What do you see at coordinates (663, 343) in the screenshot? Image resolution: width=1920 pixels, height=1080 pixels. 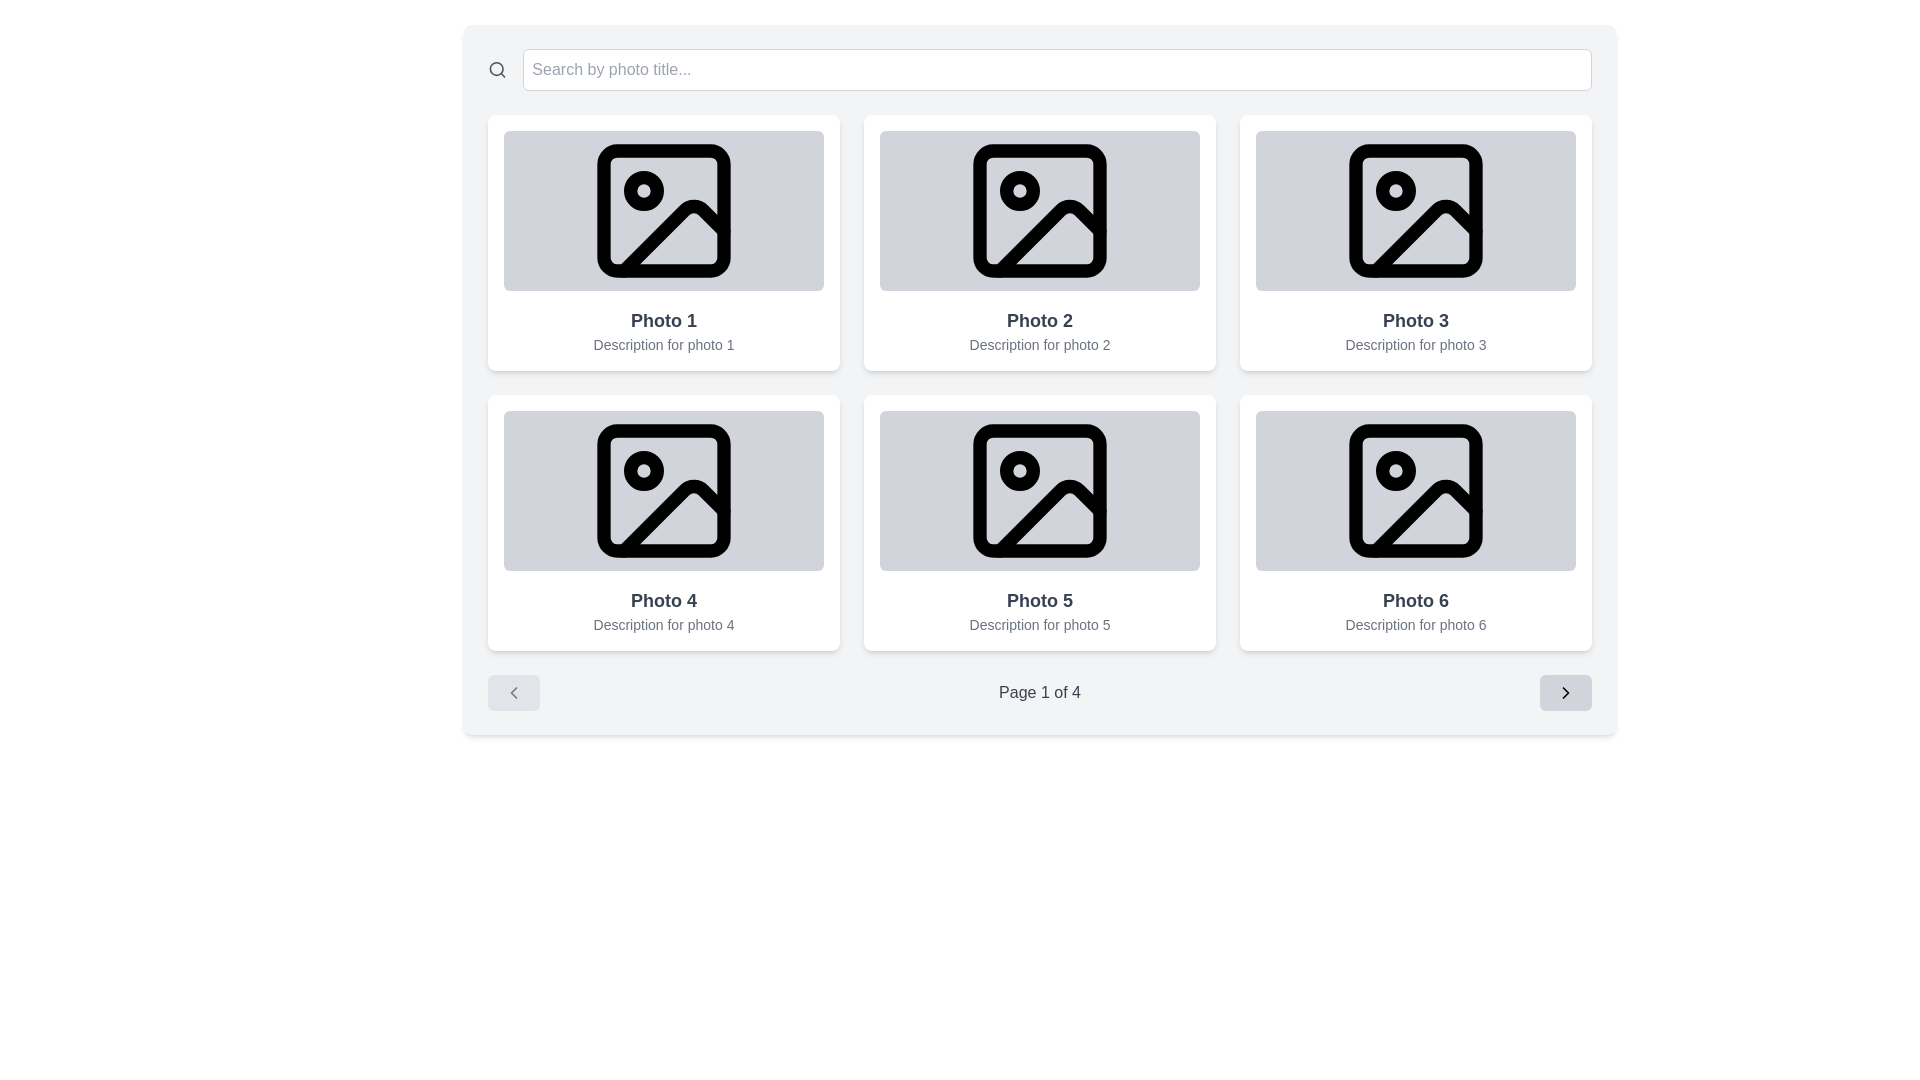 I see `the text label that reads 'Description for photo 1', which is styled with small-sized gray text and located directly below the title 'Photo 1'` at bounding box center [663, 343].